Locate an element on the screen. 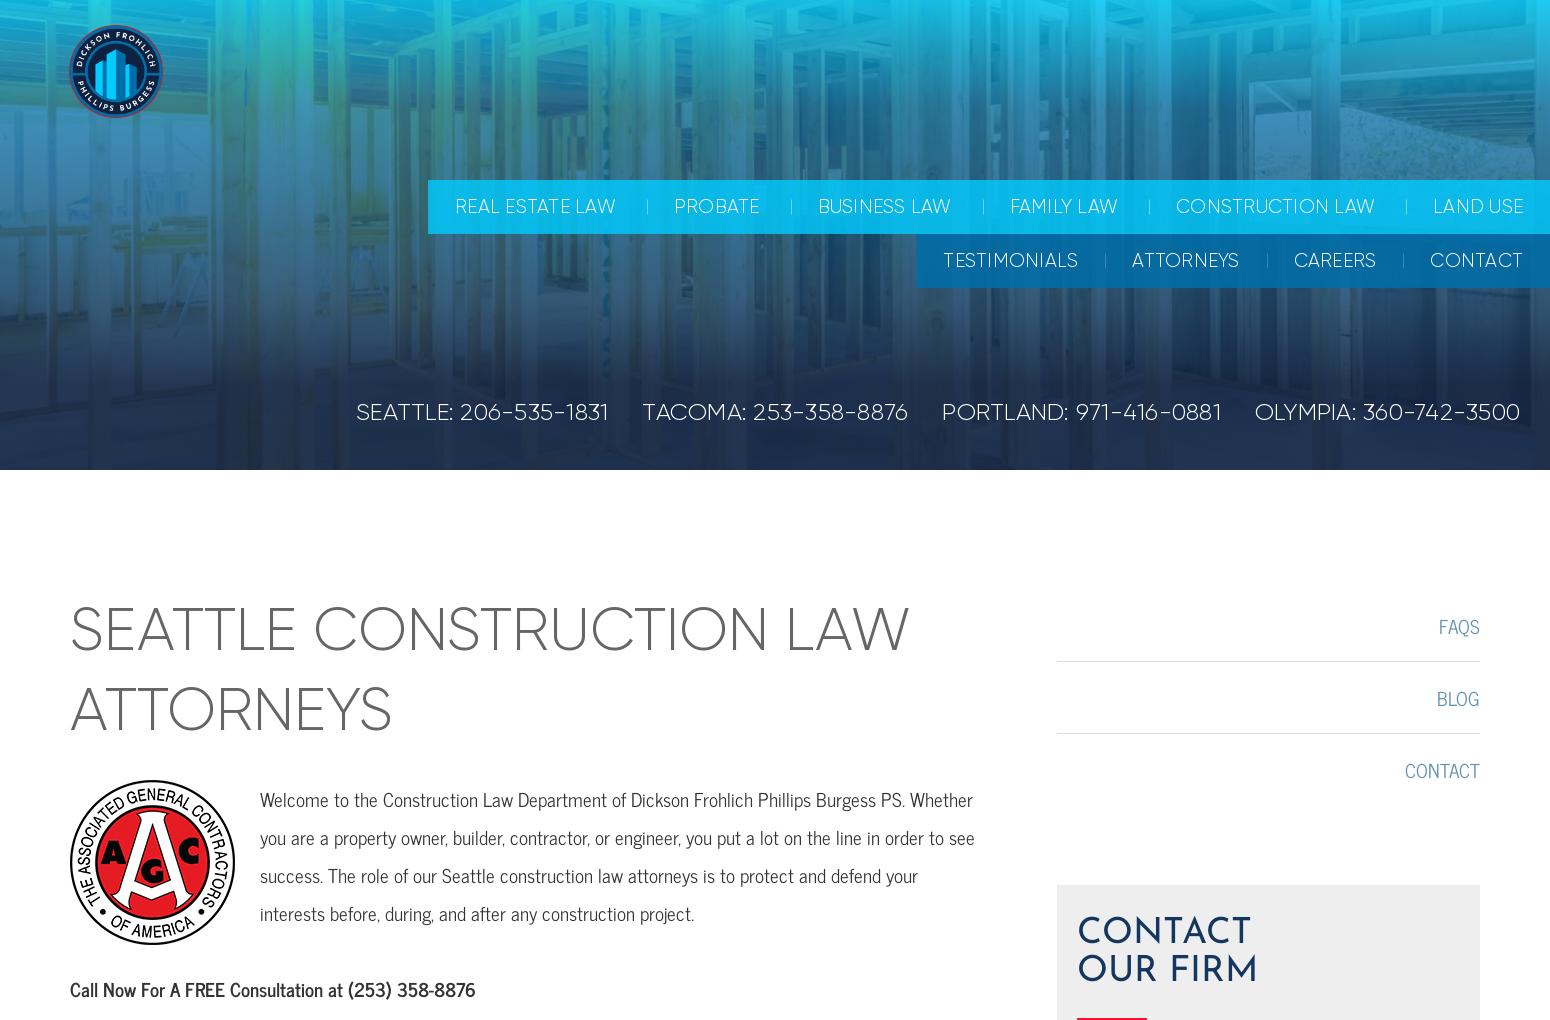 This screenshot has height=1020, width=1550. 'PORTLAND:' is located at coordinates (1008, 411).